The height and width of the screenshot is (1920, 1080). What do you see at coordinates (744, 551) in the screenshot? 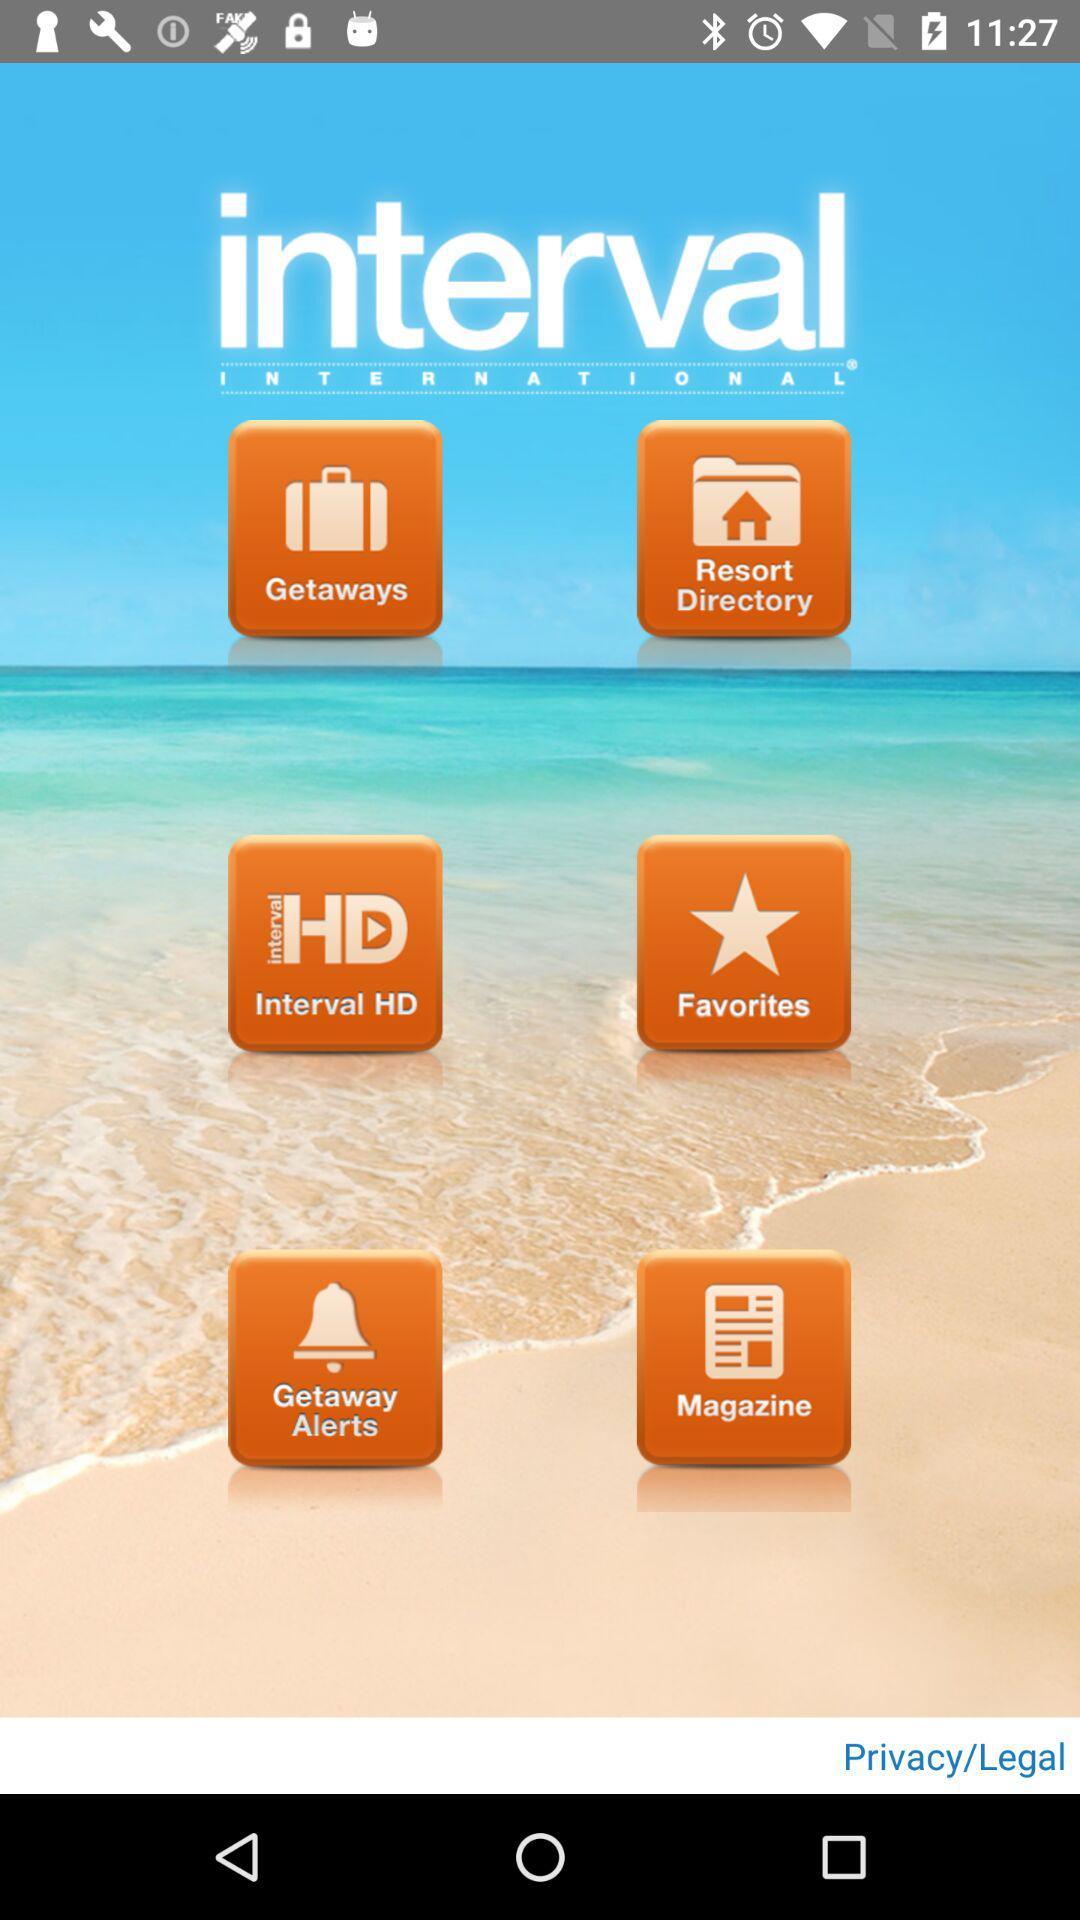
I see `open directory` at bounding box center [744, 551].